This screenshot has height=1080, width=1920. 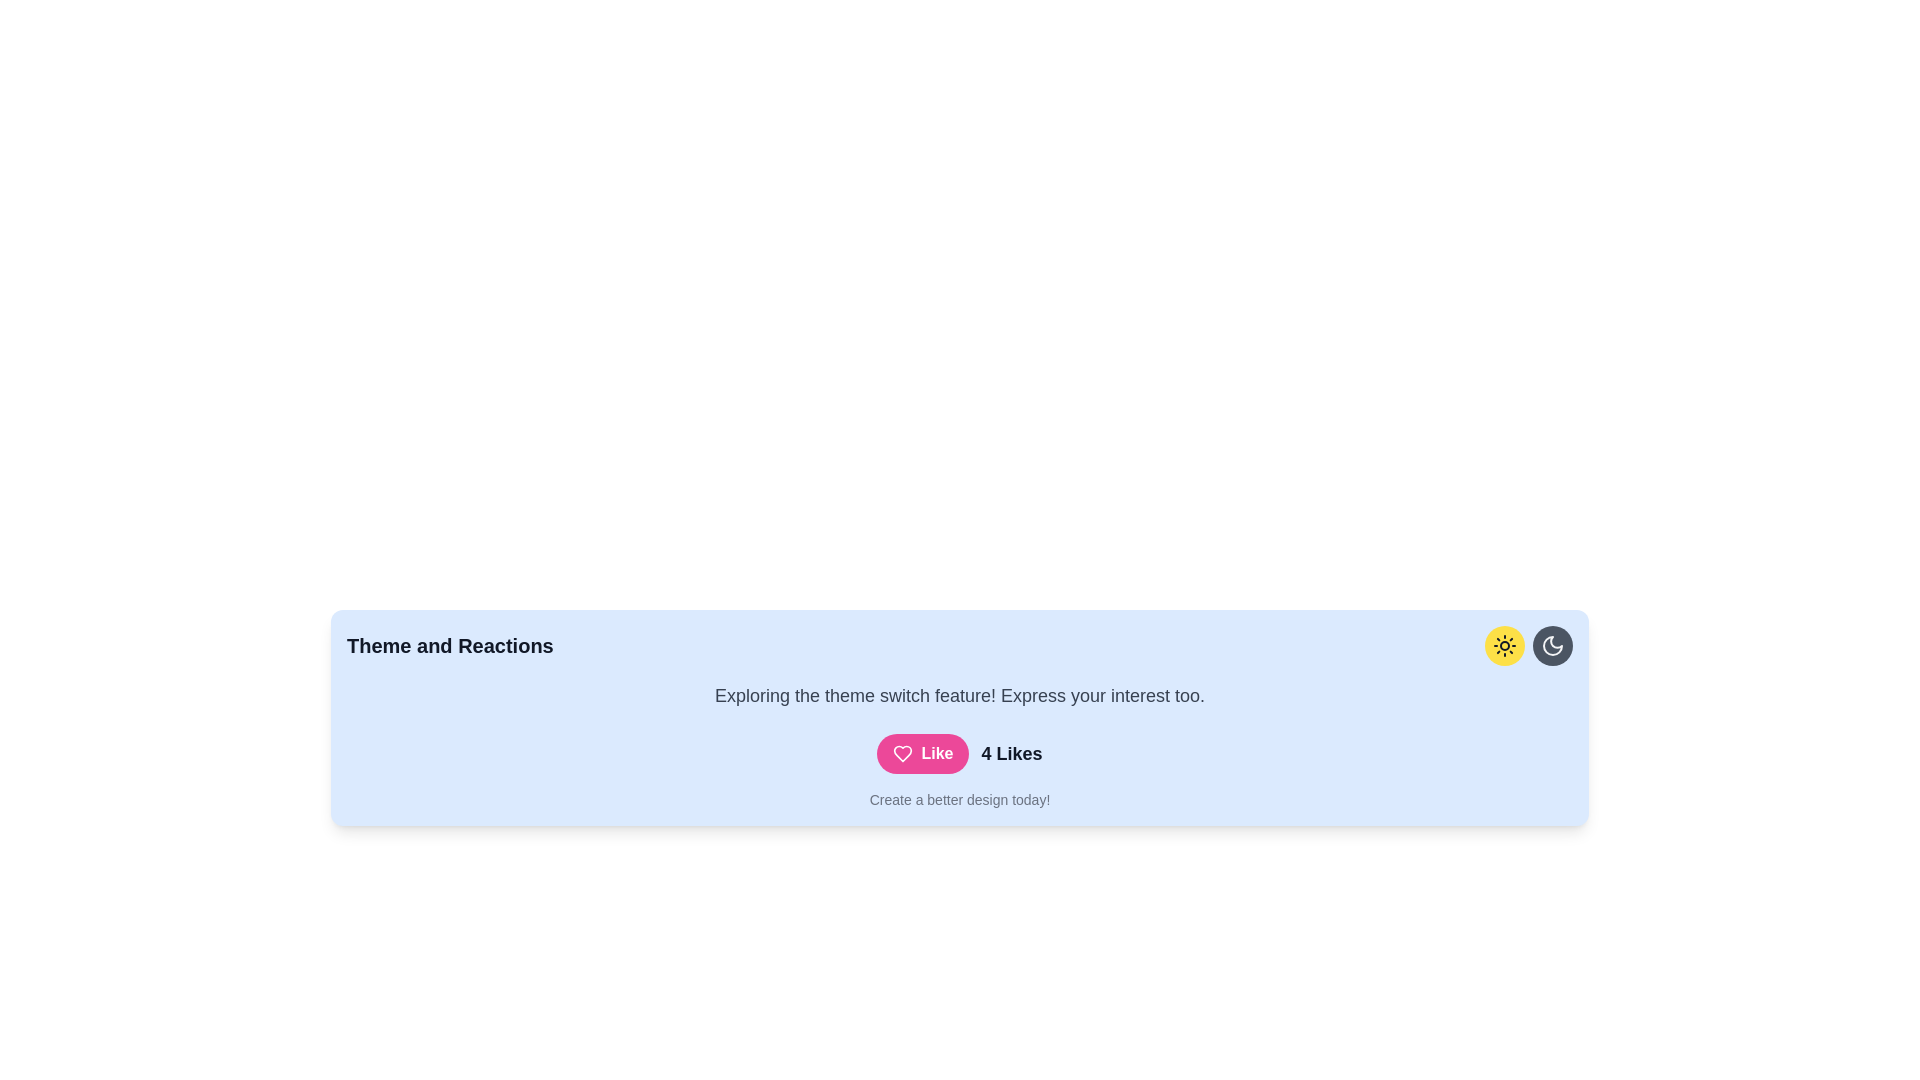 What do you see at coordinates (1505, 645) in the screenshot?
I see `the light mode icon located in the upper-right portion of the card` at bounding box center [1505, 645].